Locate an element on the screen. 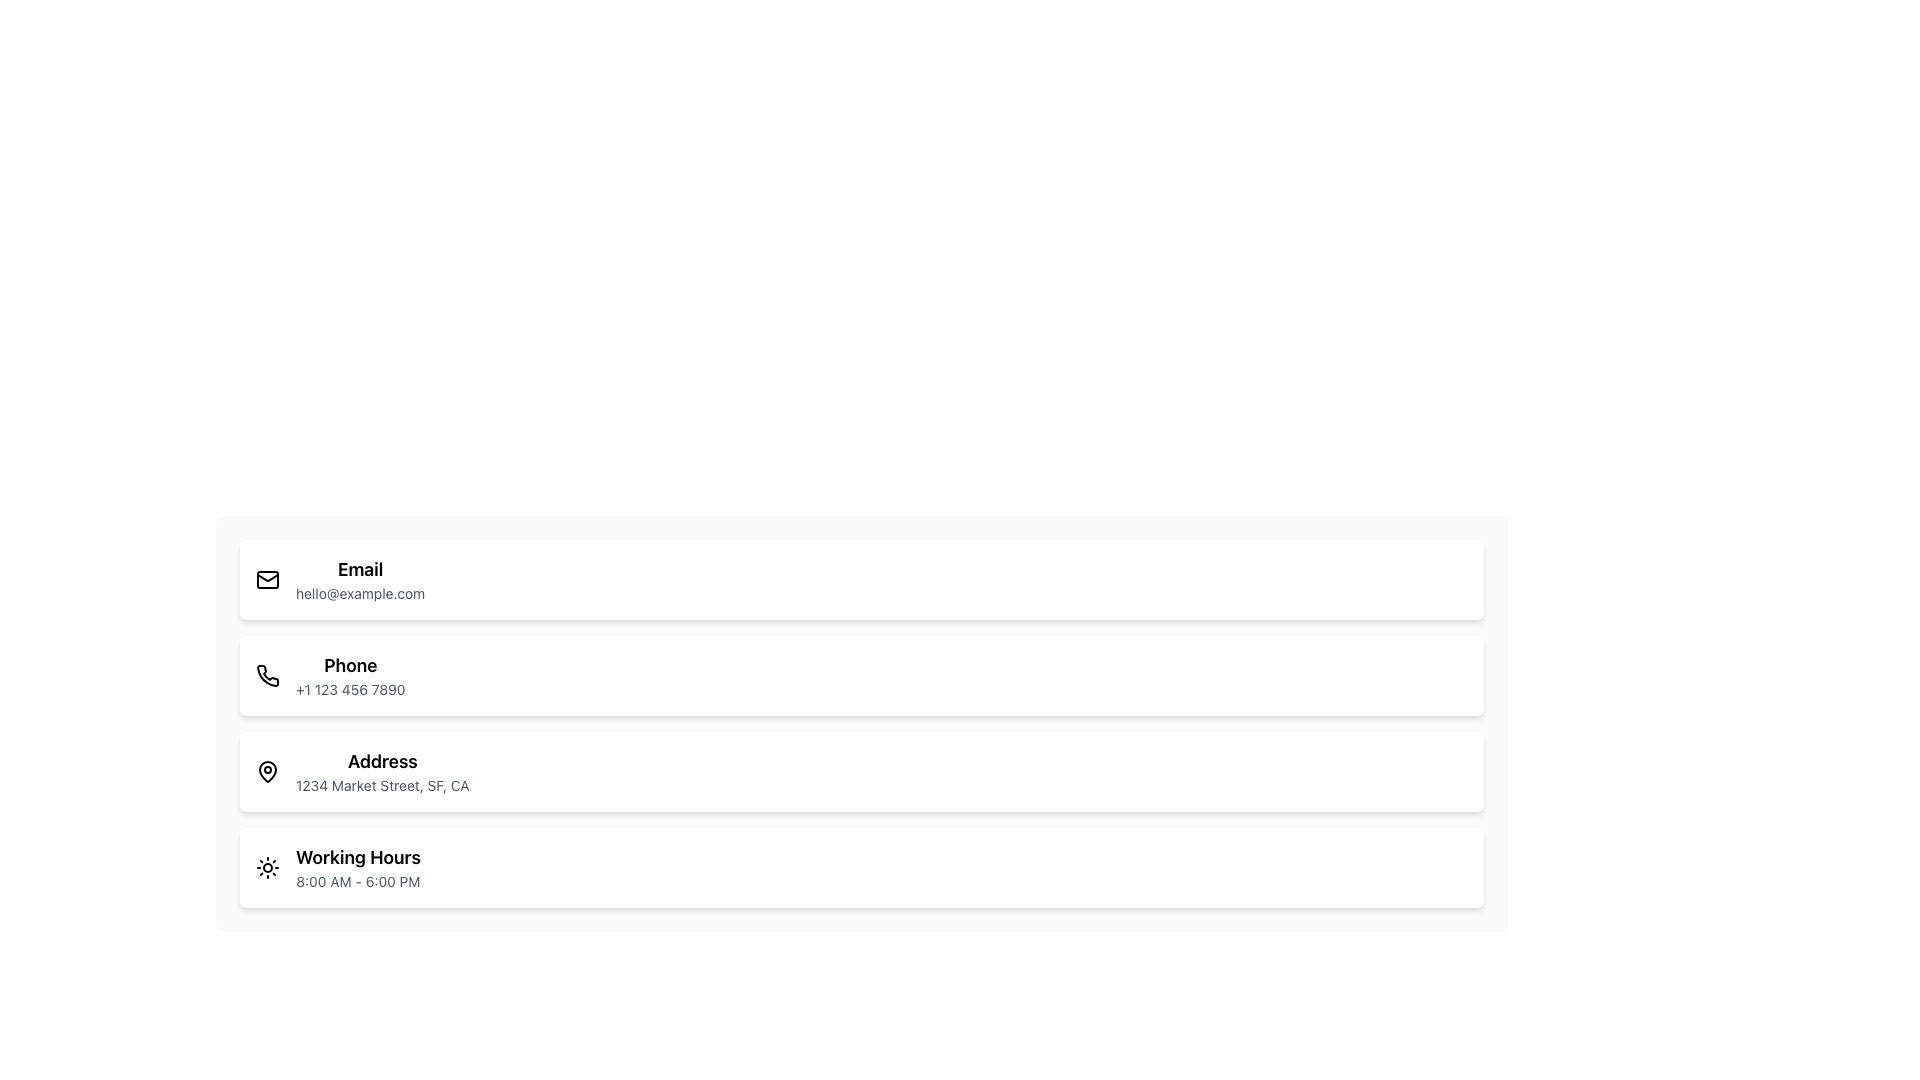  the Static Text displaying the contact email address, located beneath the 'Email' label is located at coordinates (360, 593).